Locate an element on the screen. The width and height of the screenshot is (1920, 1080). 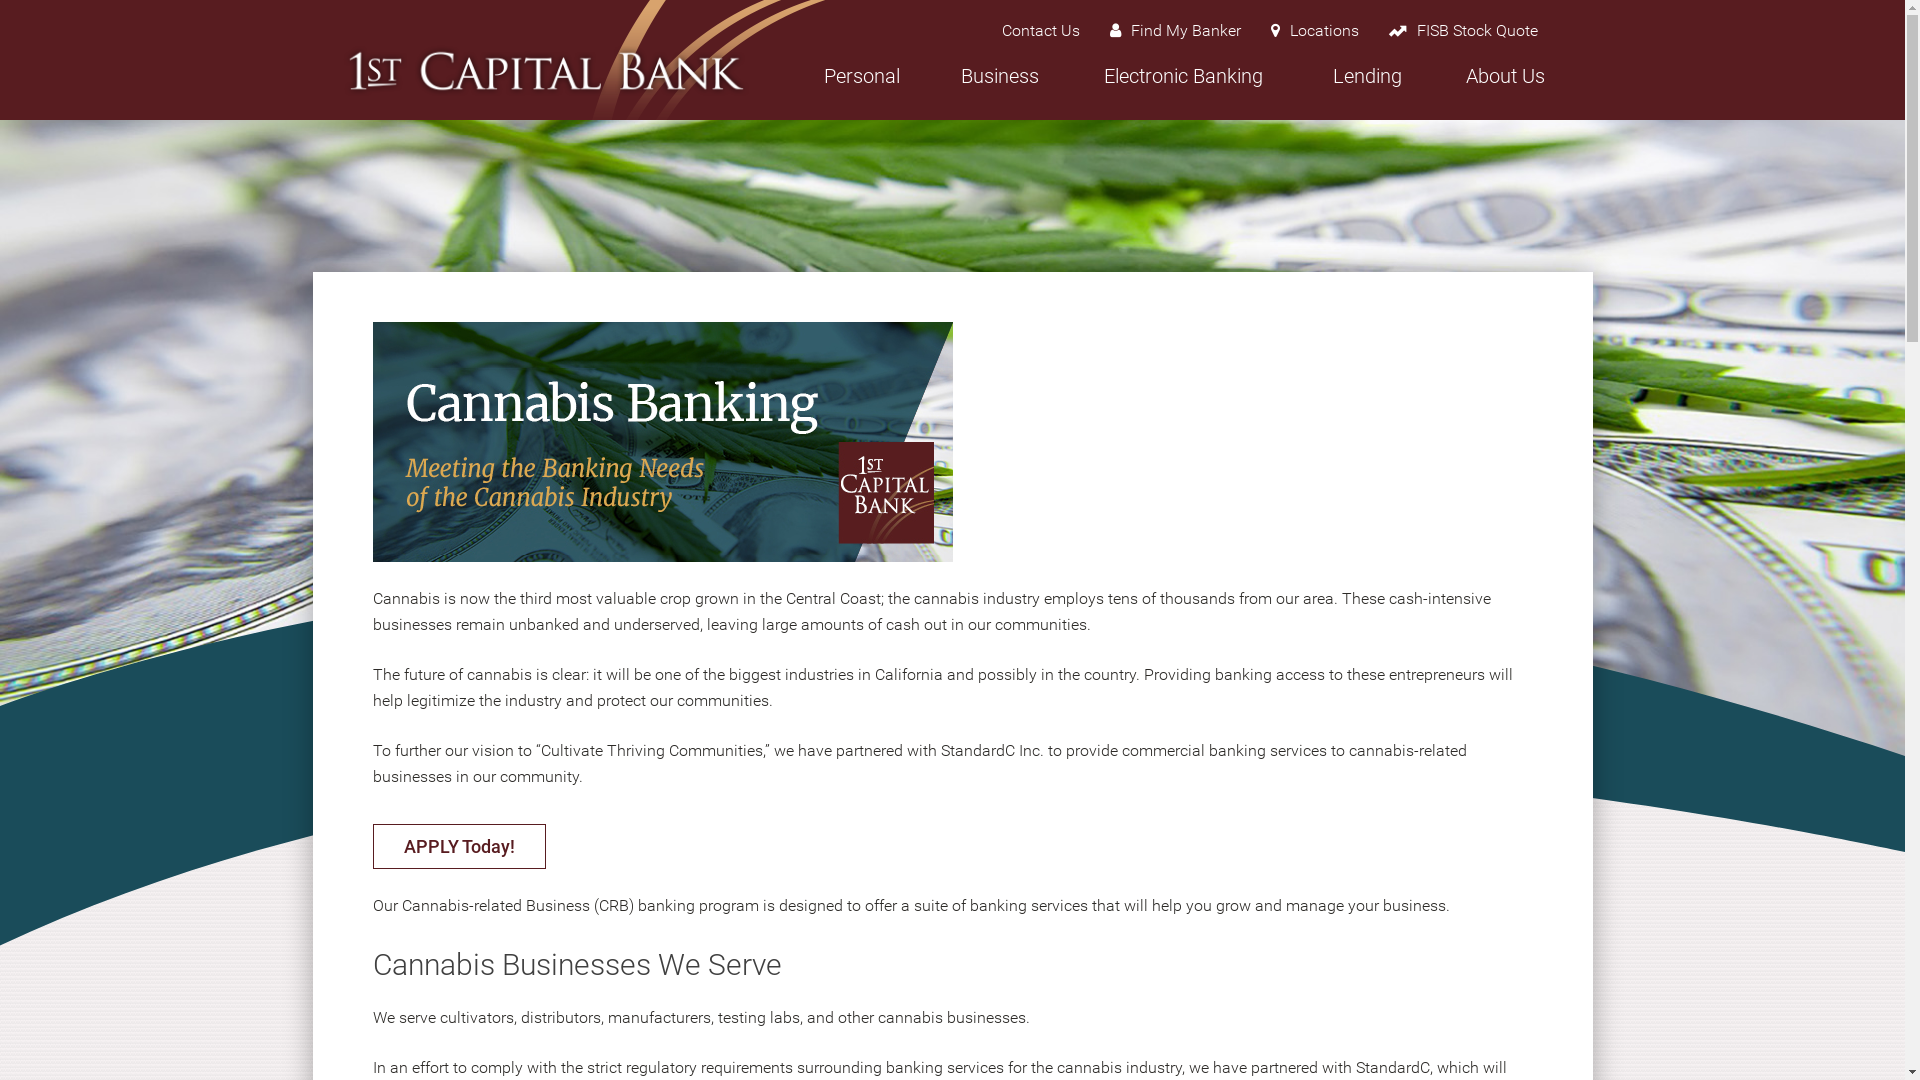
'Locations' is located at coordinates (1315, 30).